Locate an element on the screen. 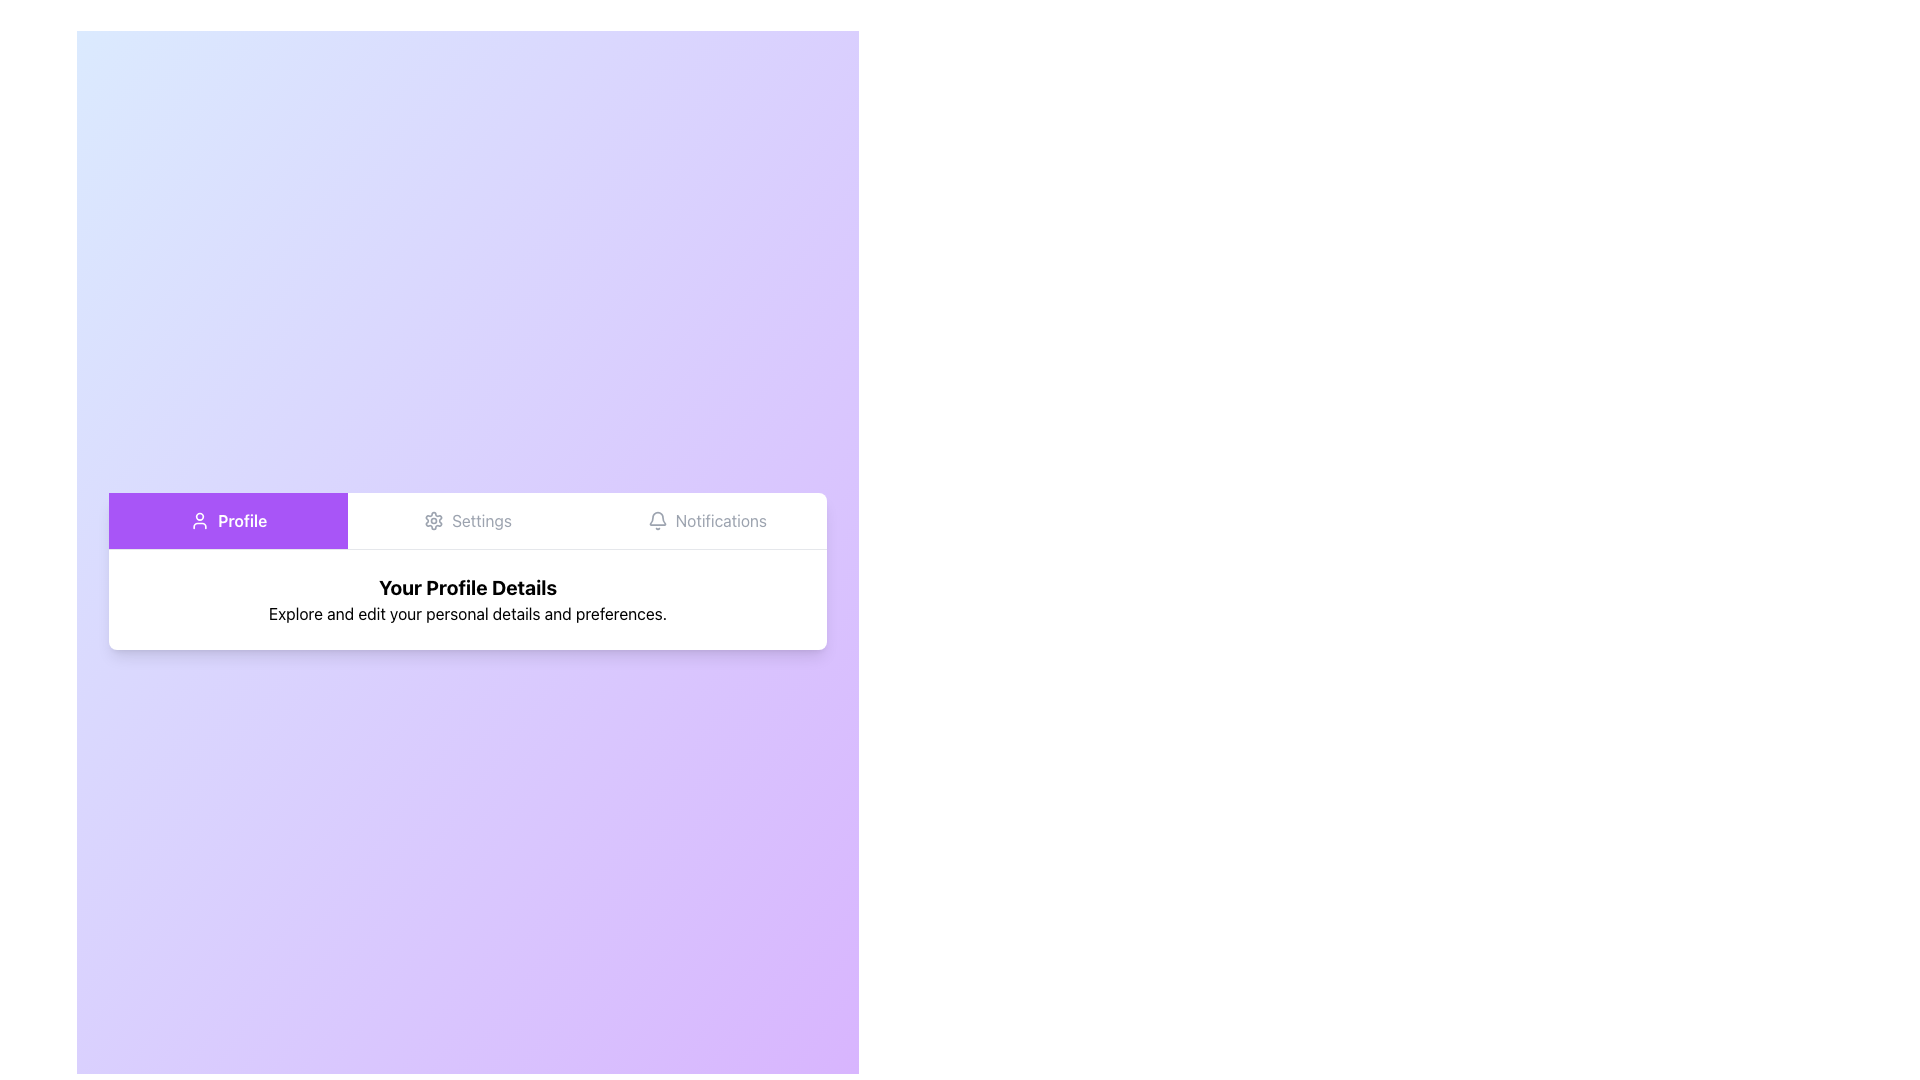  the 'Settings' button in the navigation bar is located at coordinates (466, 519).